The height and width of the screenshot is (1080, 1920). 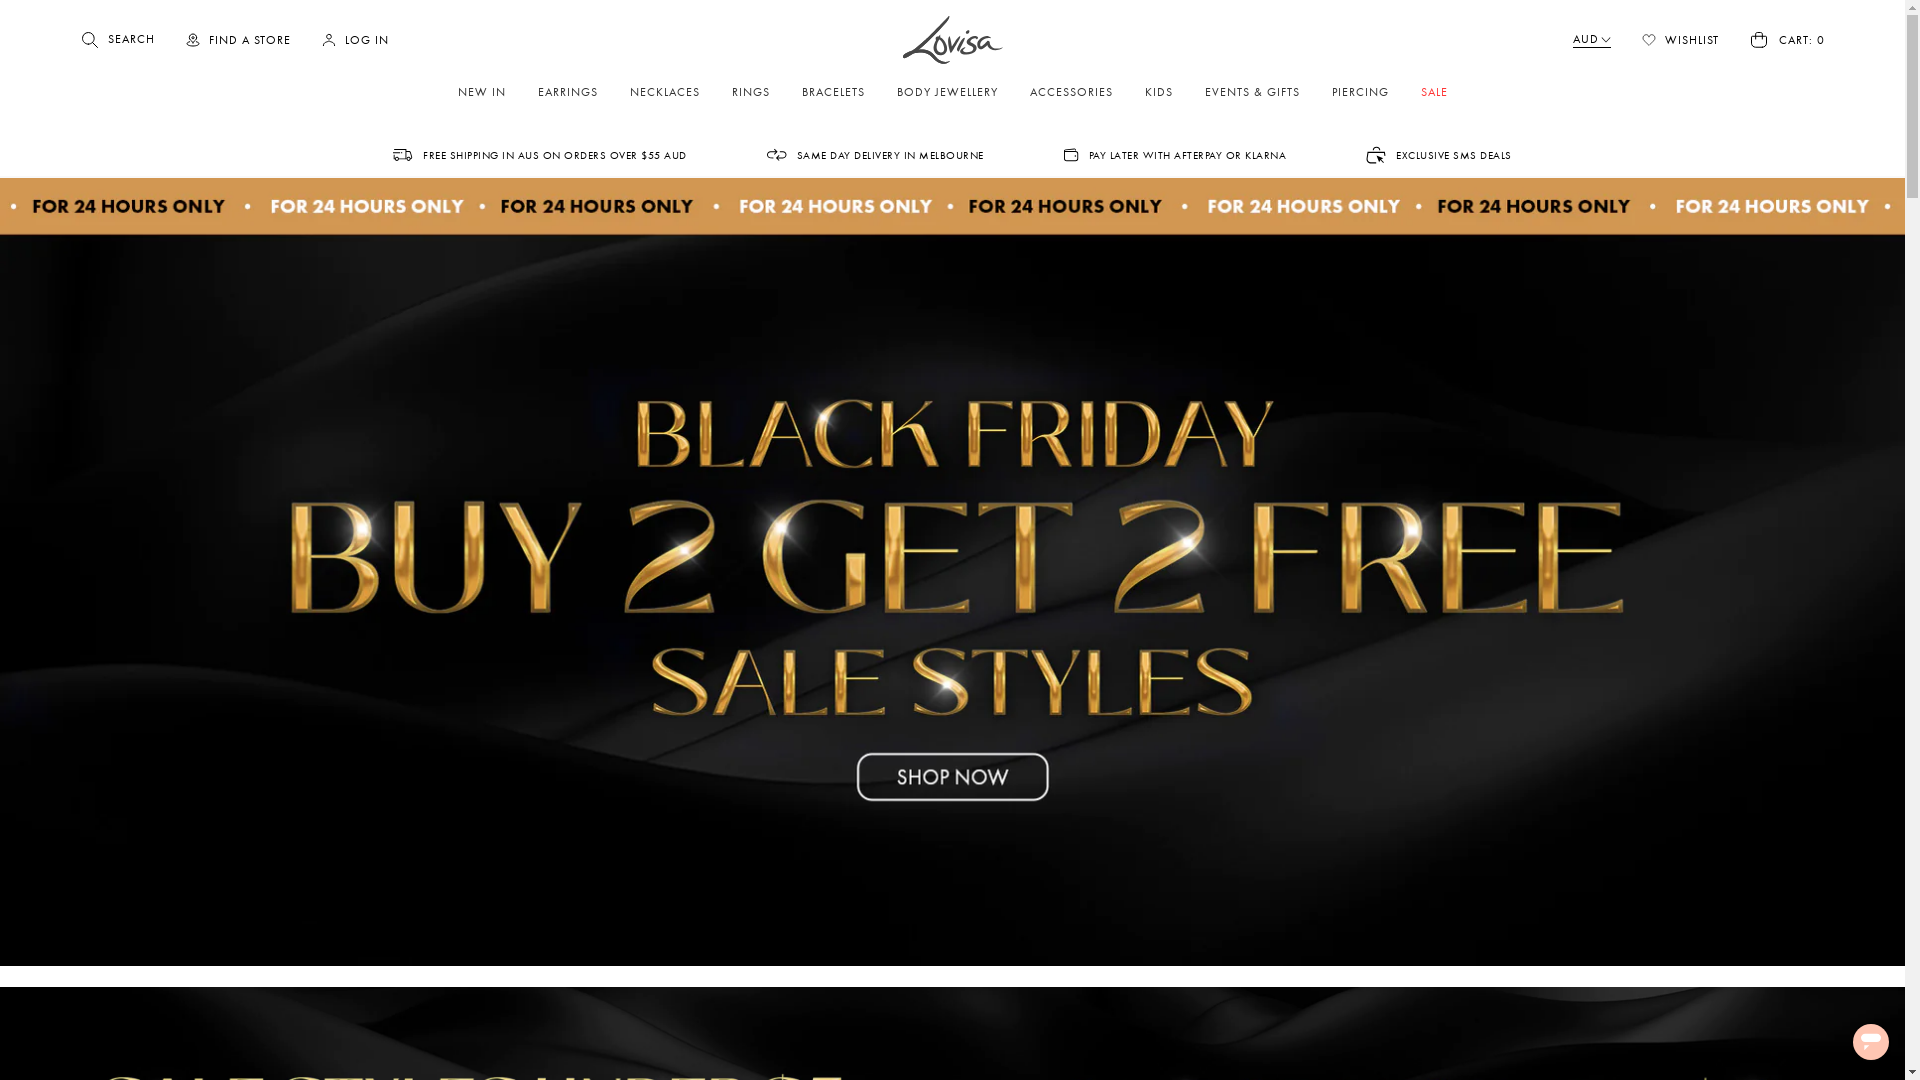 What do you see at coordinates (539, 153) in the screenshot?
I see `'FREE SHIPPING IN AUS ON ORDERS OVER $55 AUD'` at bounding box center [539, 153].